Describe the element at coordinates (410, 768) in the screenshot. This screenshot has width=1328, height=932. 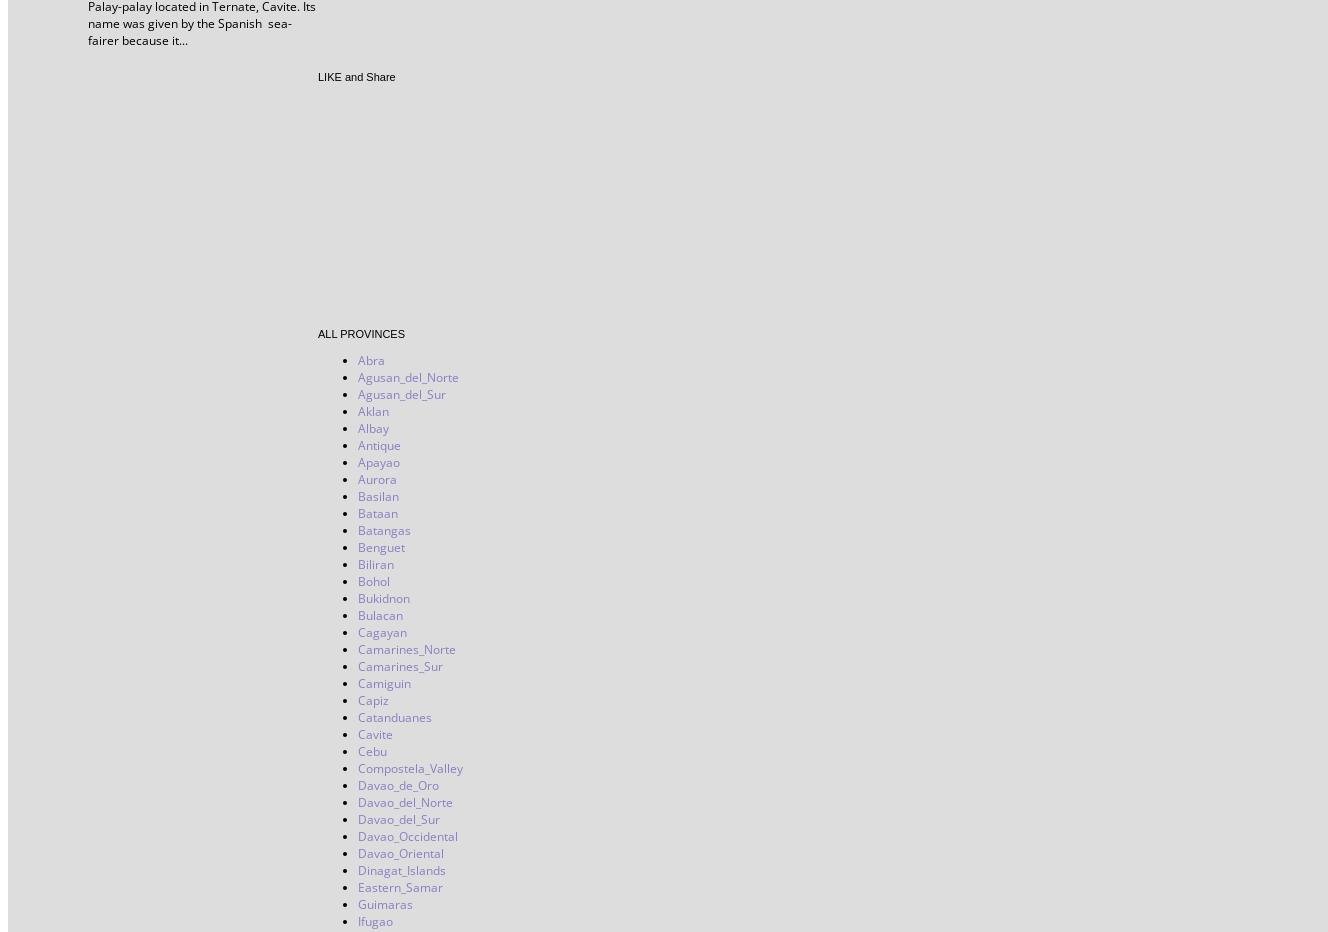
I see `'Compostela_Valley'` at that location.